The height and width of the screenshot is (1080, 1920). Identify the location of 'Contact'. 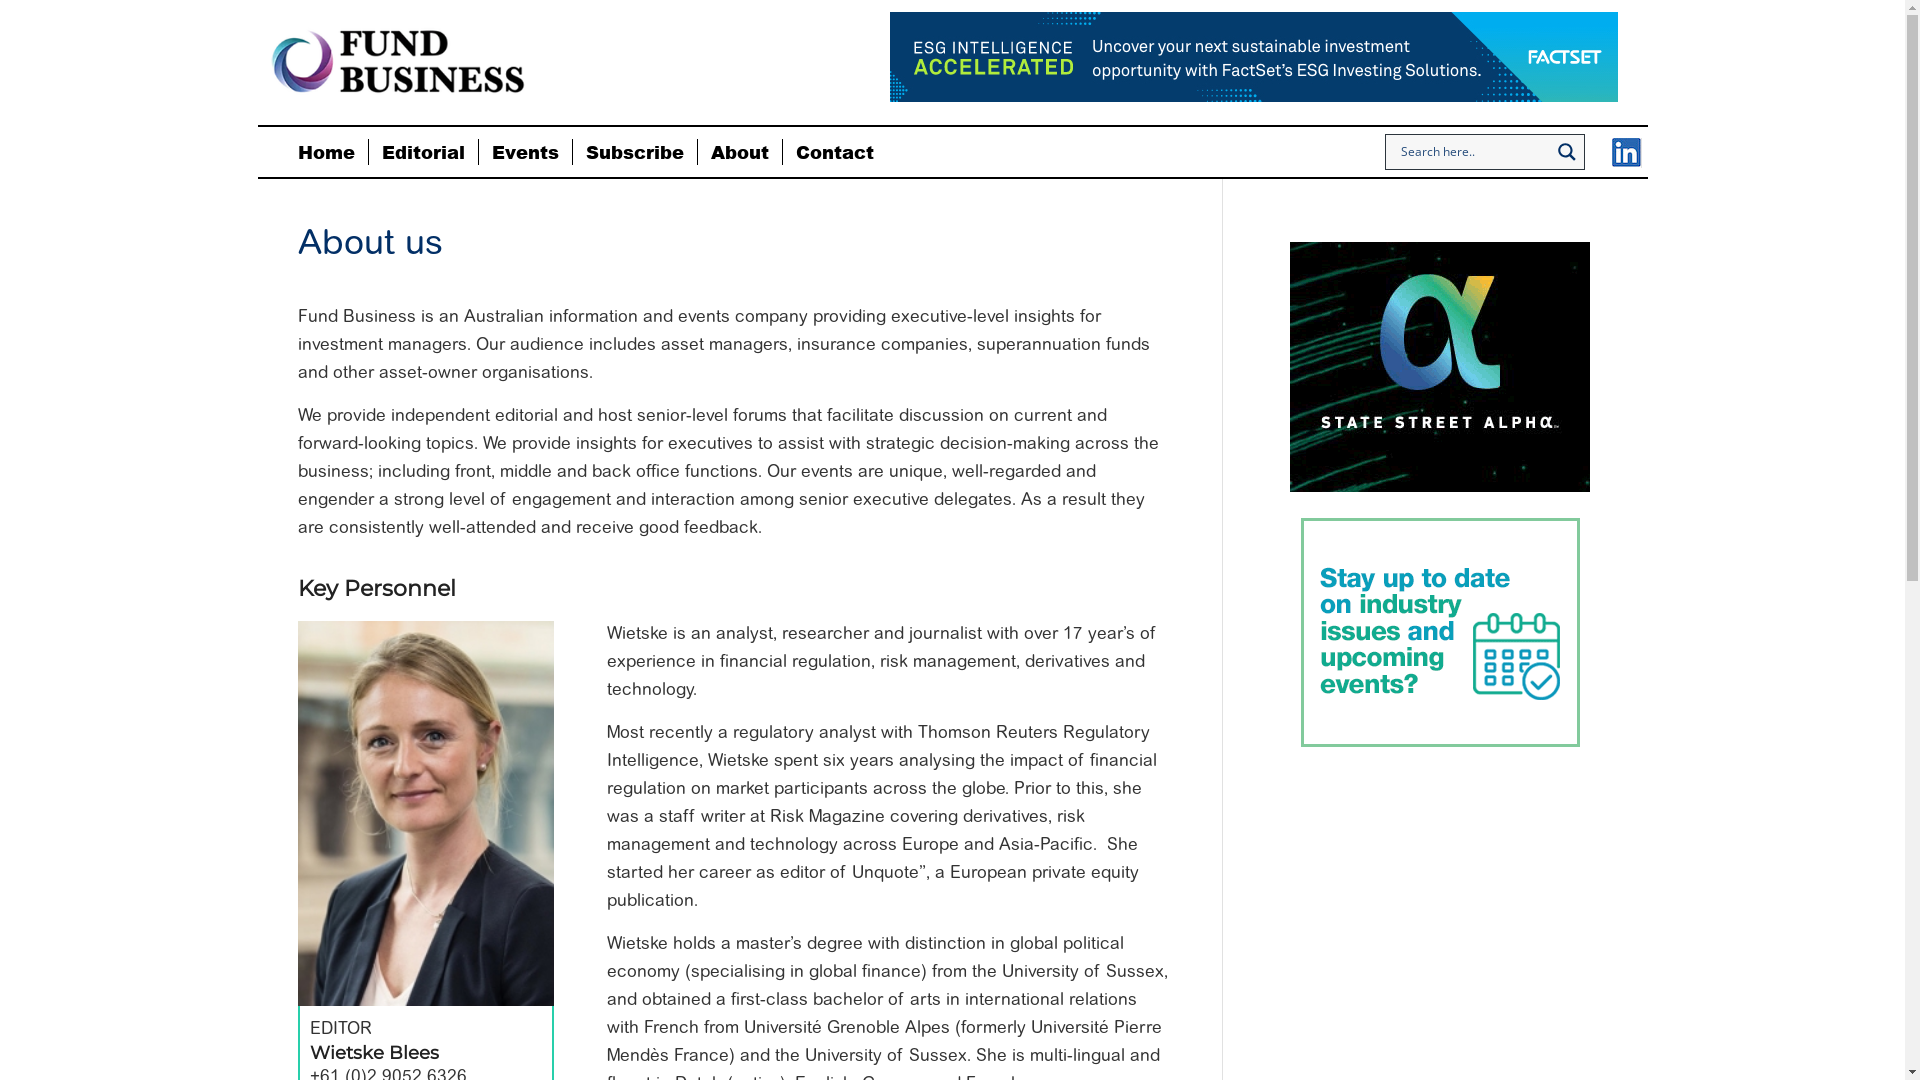
(781, 150).